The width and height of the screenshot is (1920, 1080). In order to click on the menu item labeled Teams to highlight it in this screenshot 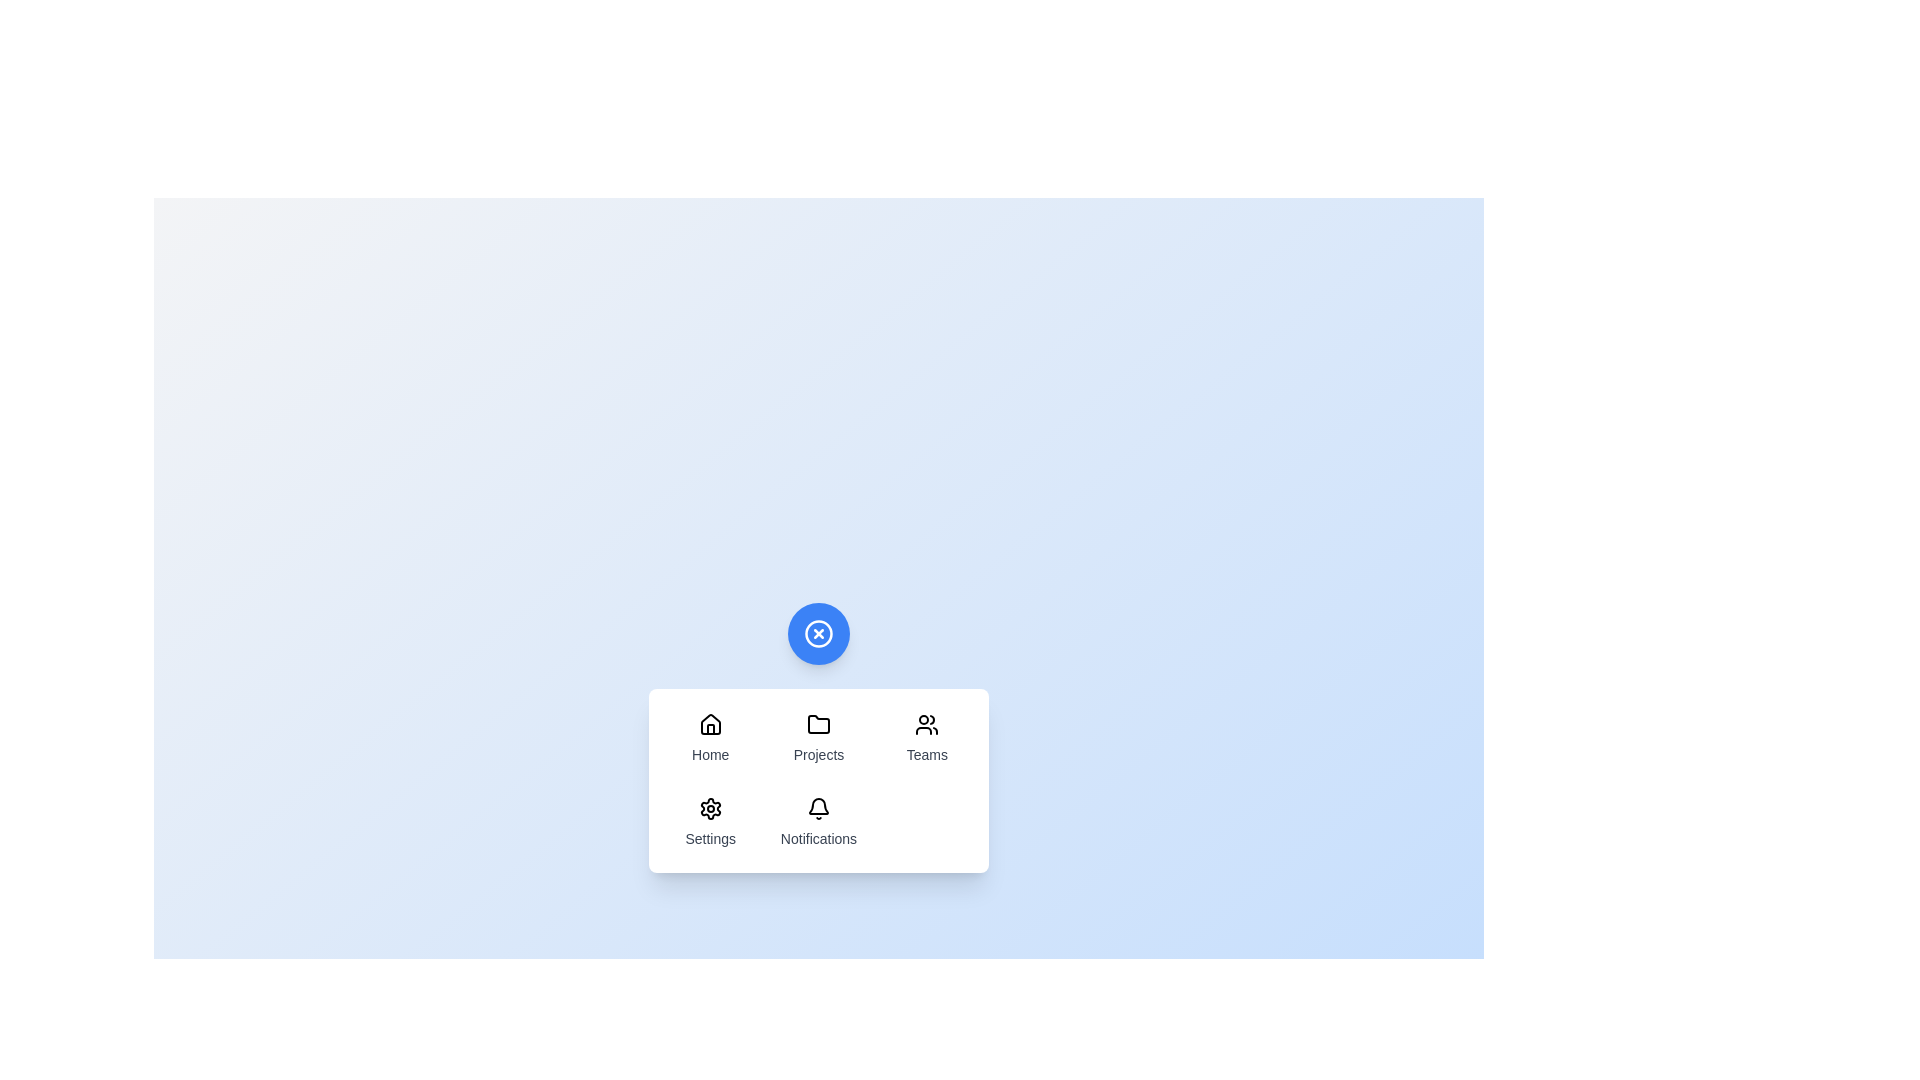, I will do `click(926, 739)`.